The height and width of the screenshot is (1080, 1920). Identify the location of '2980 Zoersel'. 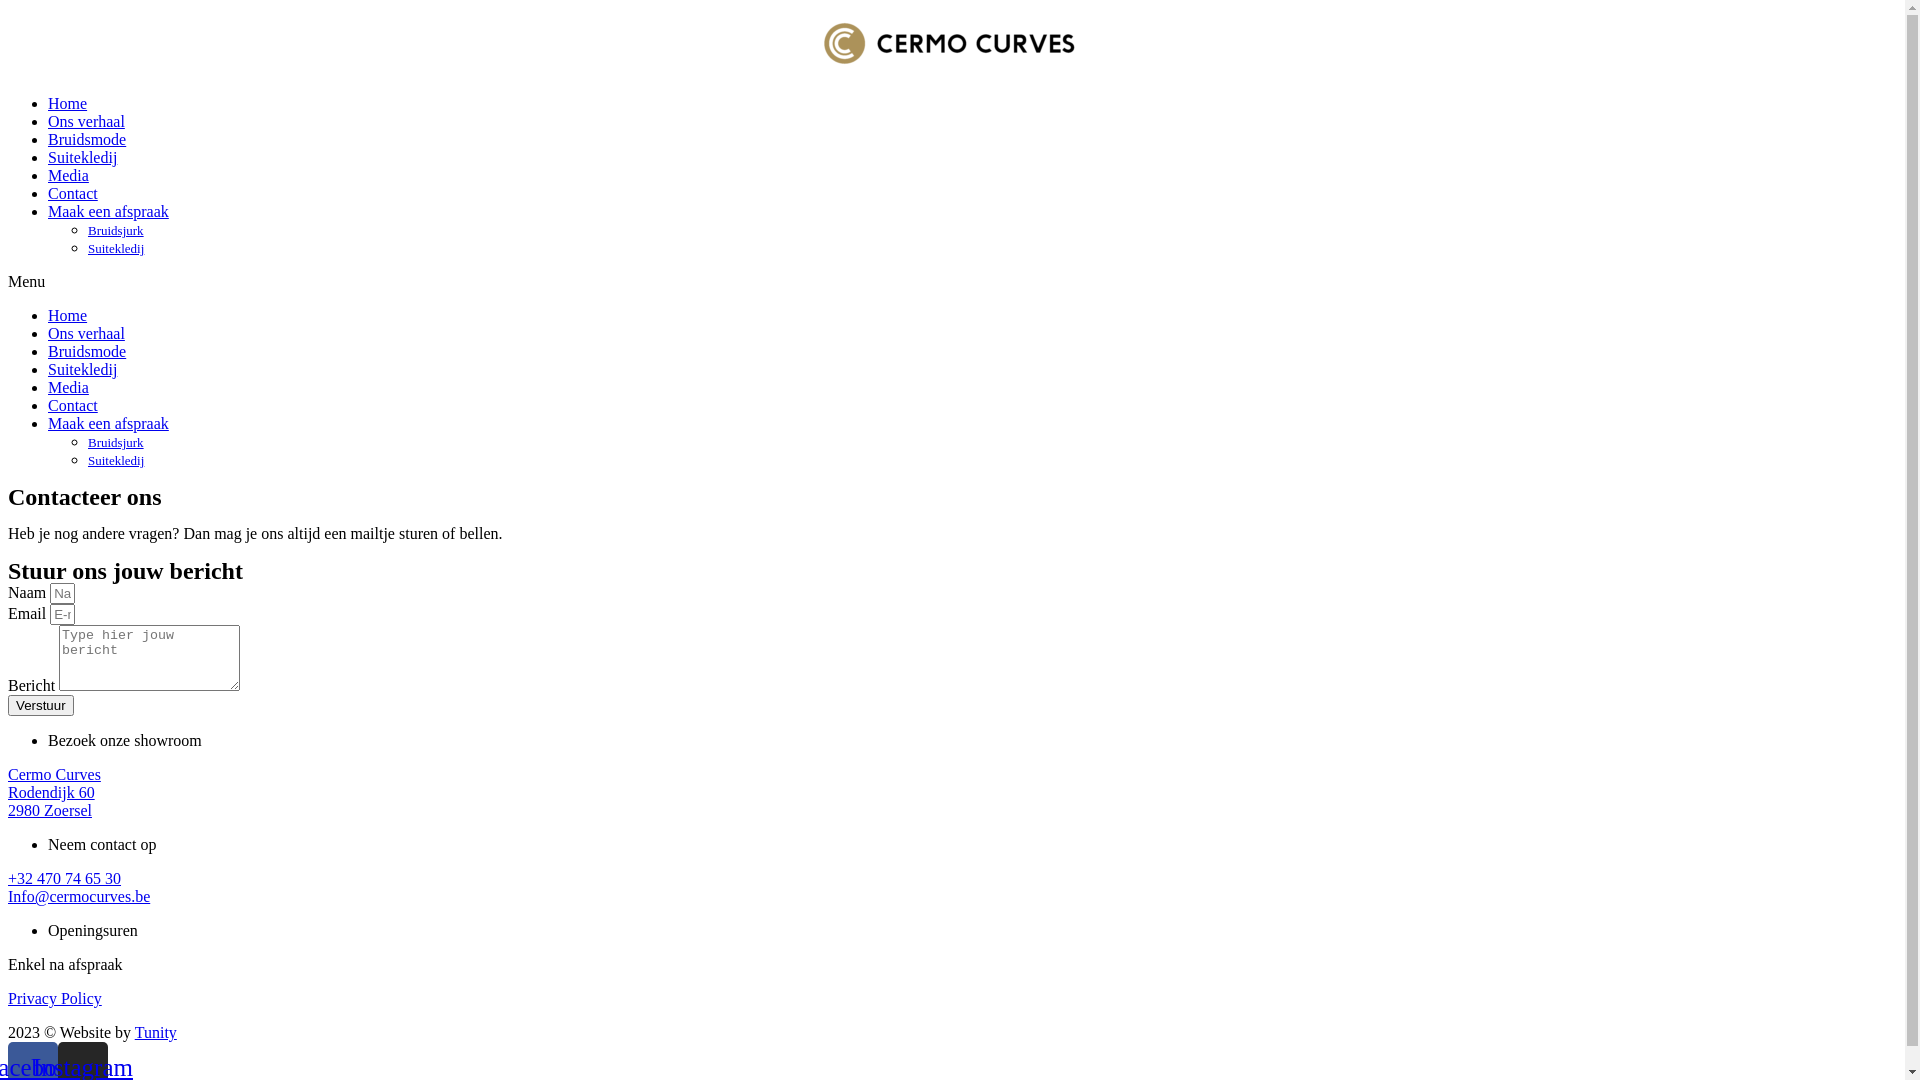
(49, 810).